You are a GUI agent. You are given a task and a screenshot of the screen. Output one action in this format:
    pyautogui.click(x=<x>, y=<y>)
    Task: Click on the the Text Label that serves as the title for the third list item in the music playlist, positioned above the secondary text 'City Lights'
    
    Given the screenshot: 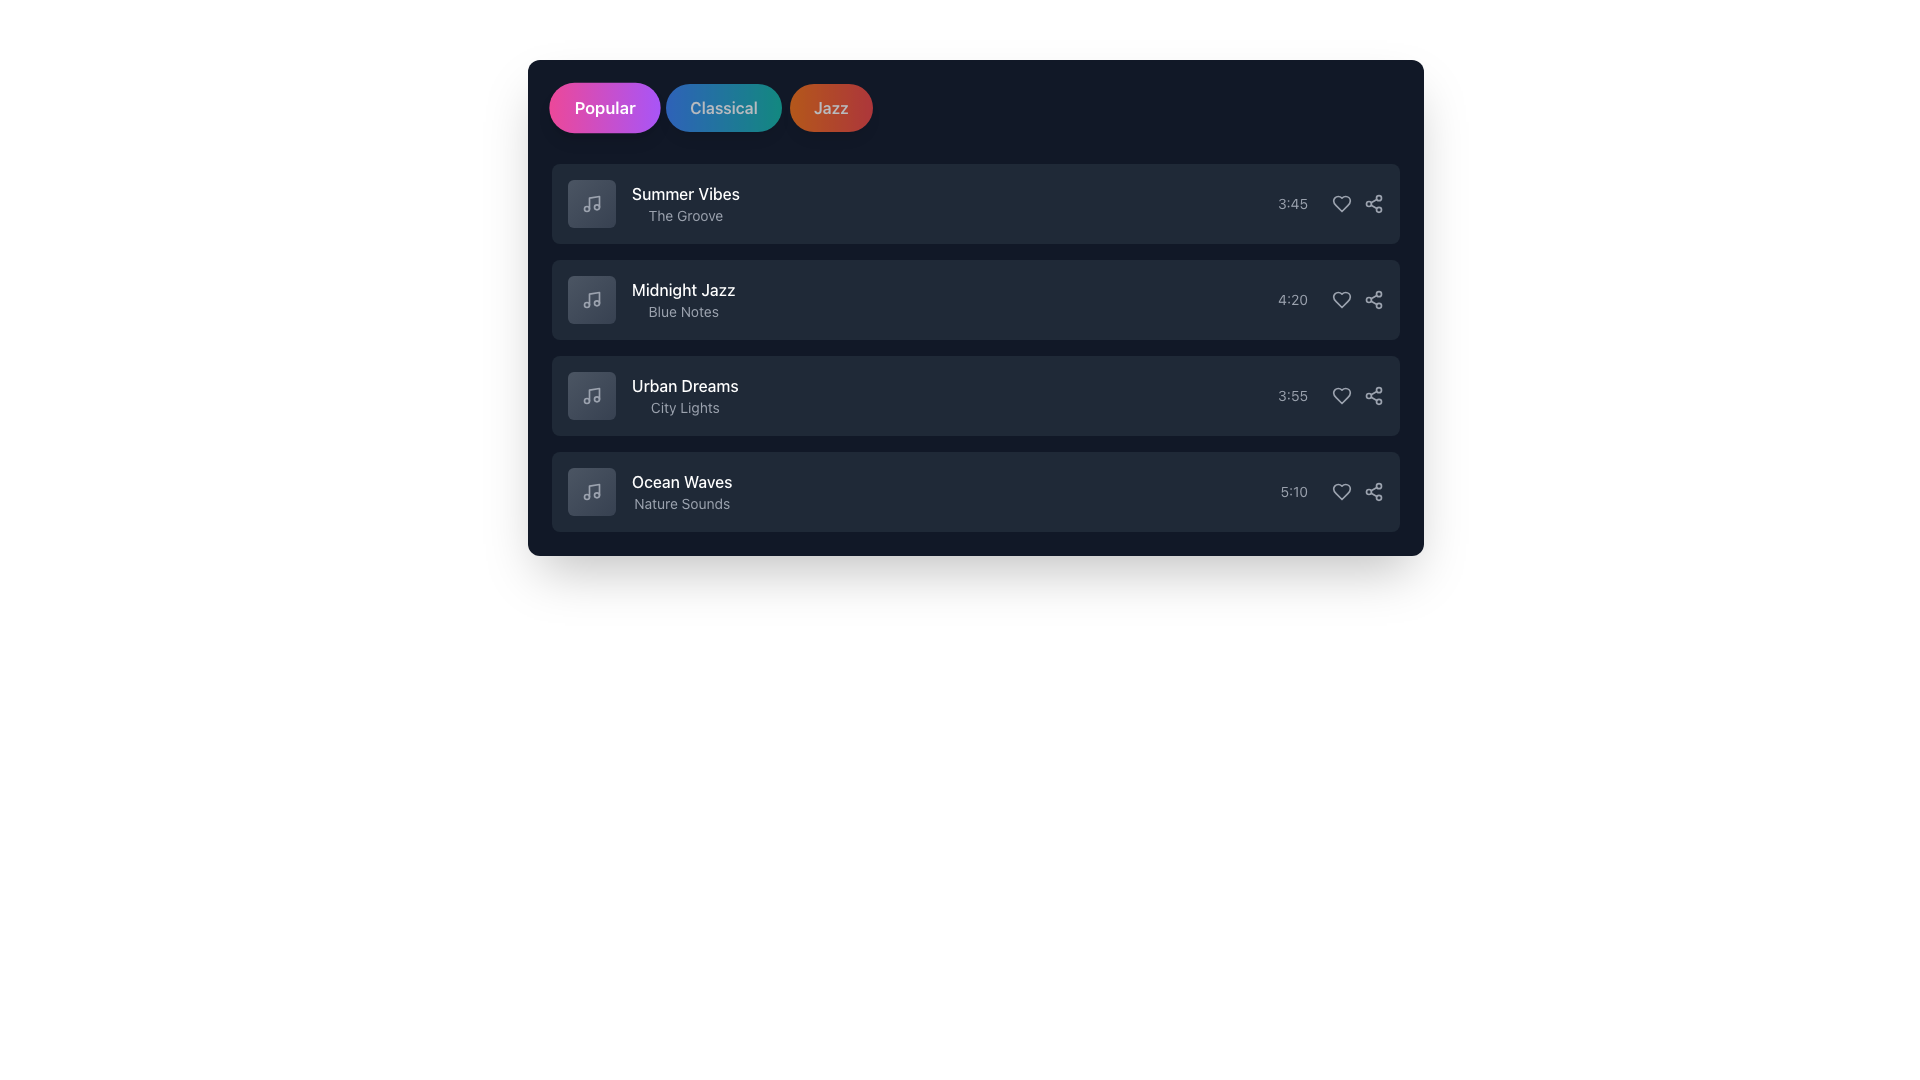 What is the action you would take?
    pyautogui.click(x=685, y=385)
    